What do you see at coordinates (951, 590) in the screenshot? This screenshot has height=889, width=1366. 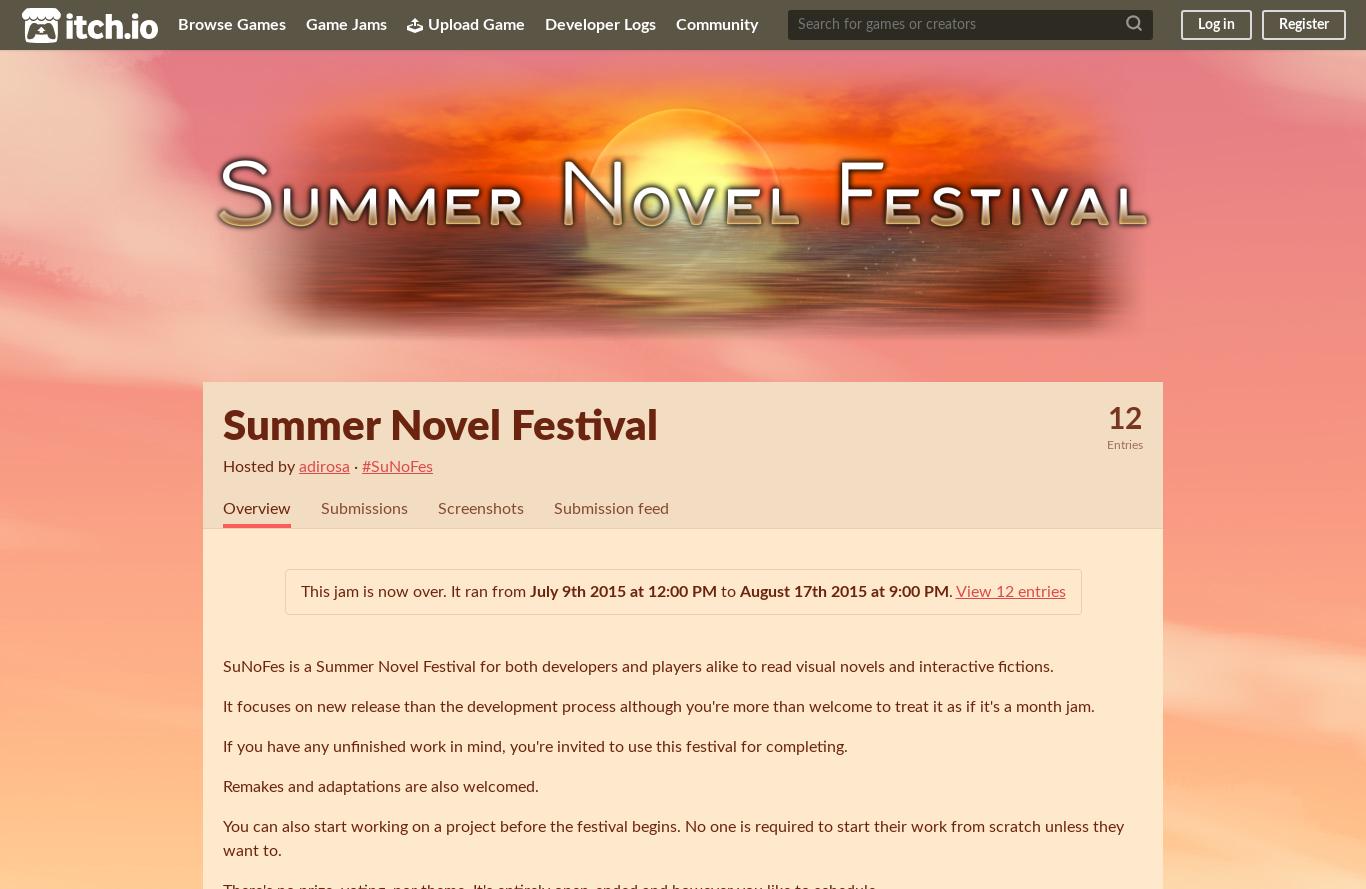 I see `'.'` at bounding box center [951, 590].